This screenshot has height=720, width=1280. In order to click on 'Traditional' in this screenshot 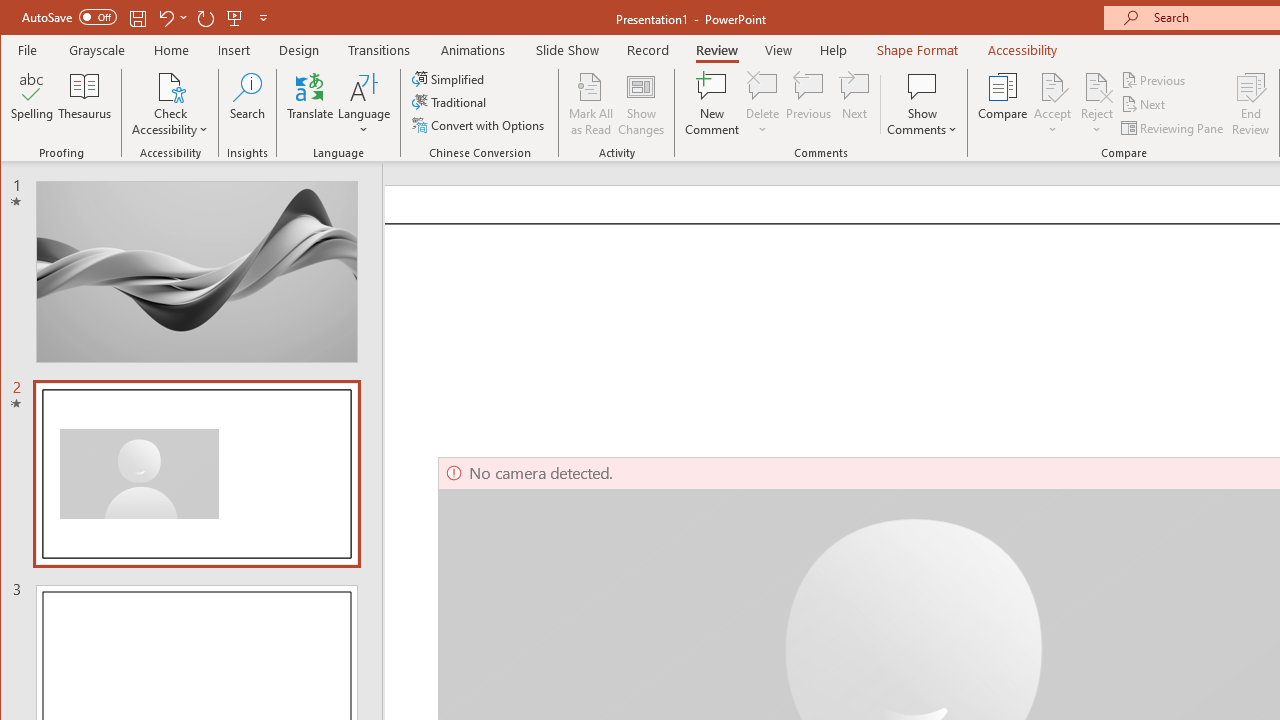, I will do `click(450, 102)`.